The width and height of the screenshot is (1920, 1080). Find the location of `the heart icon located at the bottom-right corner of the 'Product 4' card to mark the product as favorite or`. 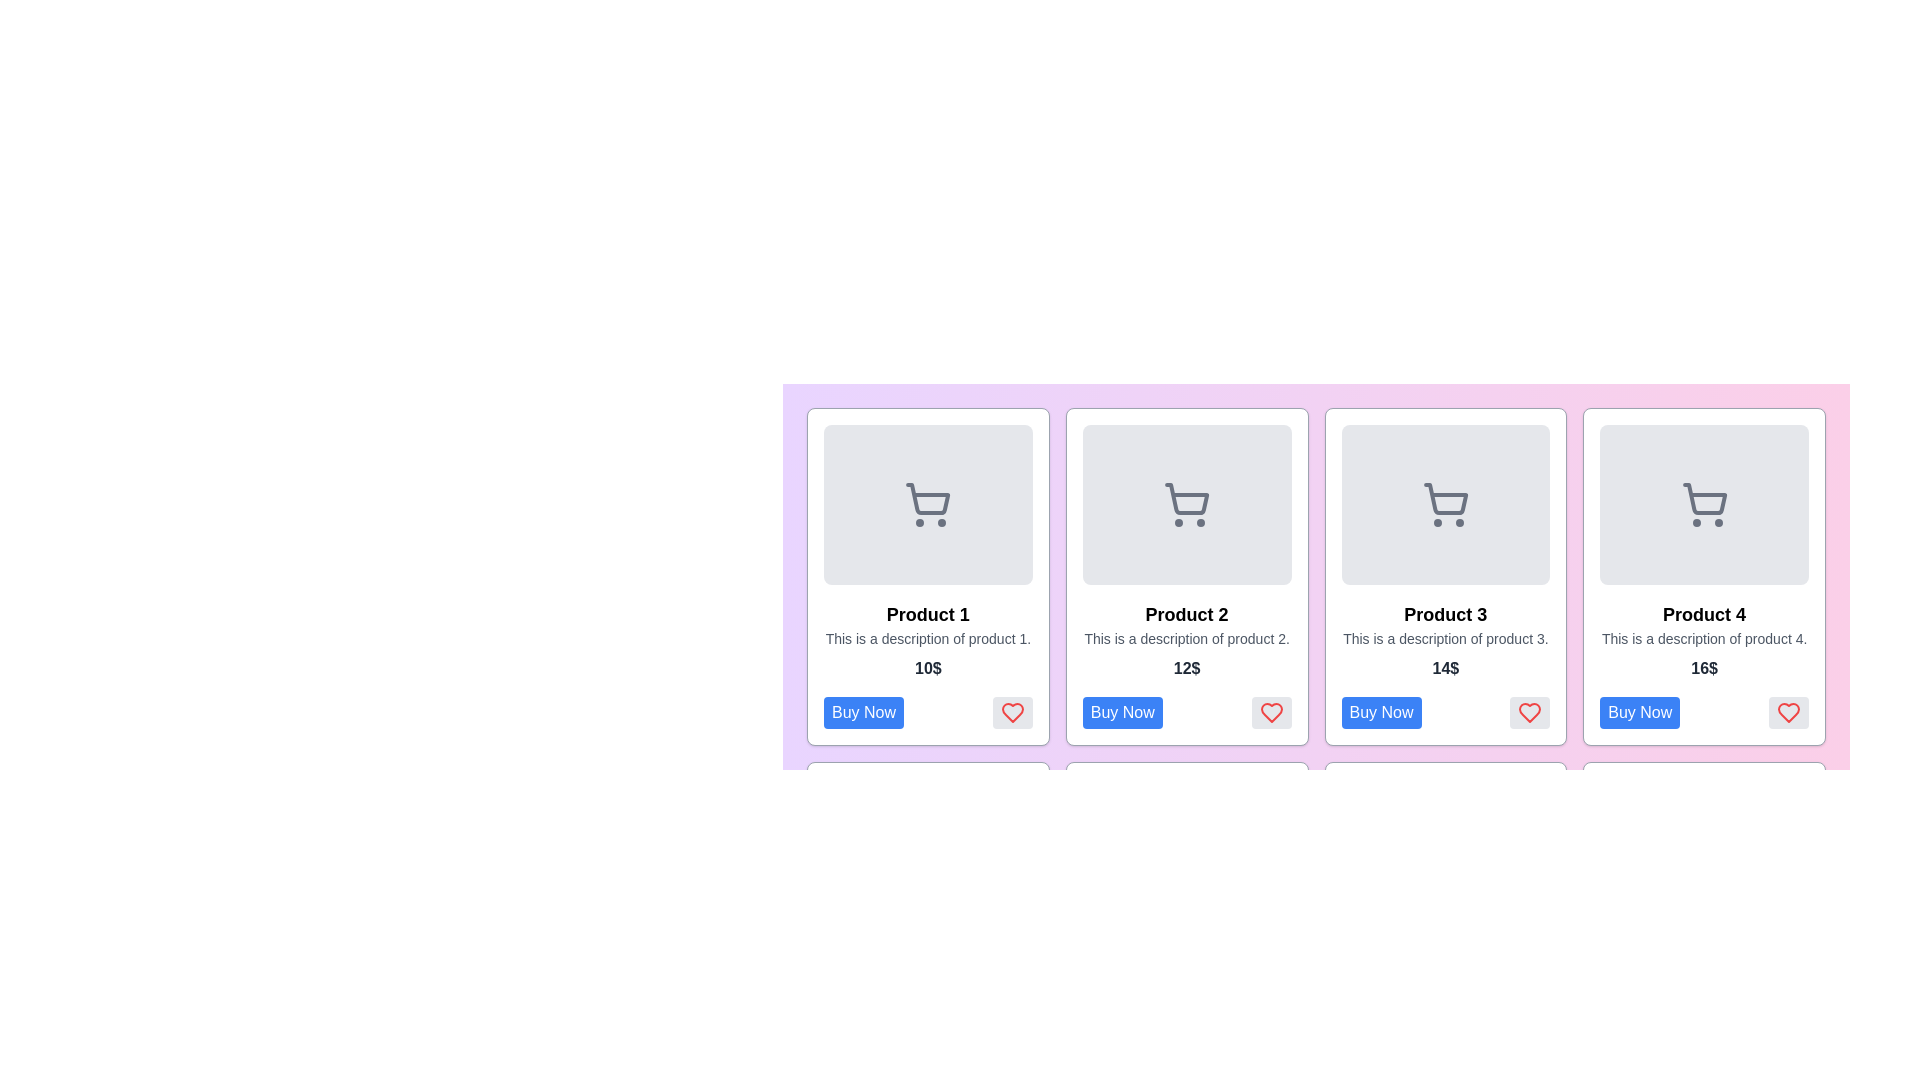

the heart icon located at the bottom-right corner of the 'Product 4' card to mark the product as favorite or is located at coordinates (1789, 712).